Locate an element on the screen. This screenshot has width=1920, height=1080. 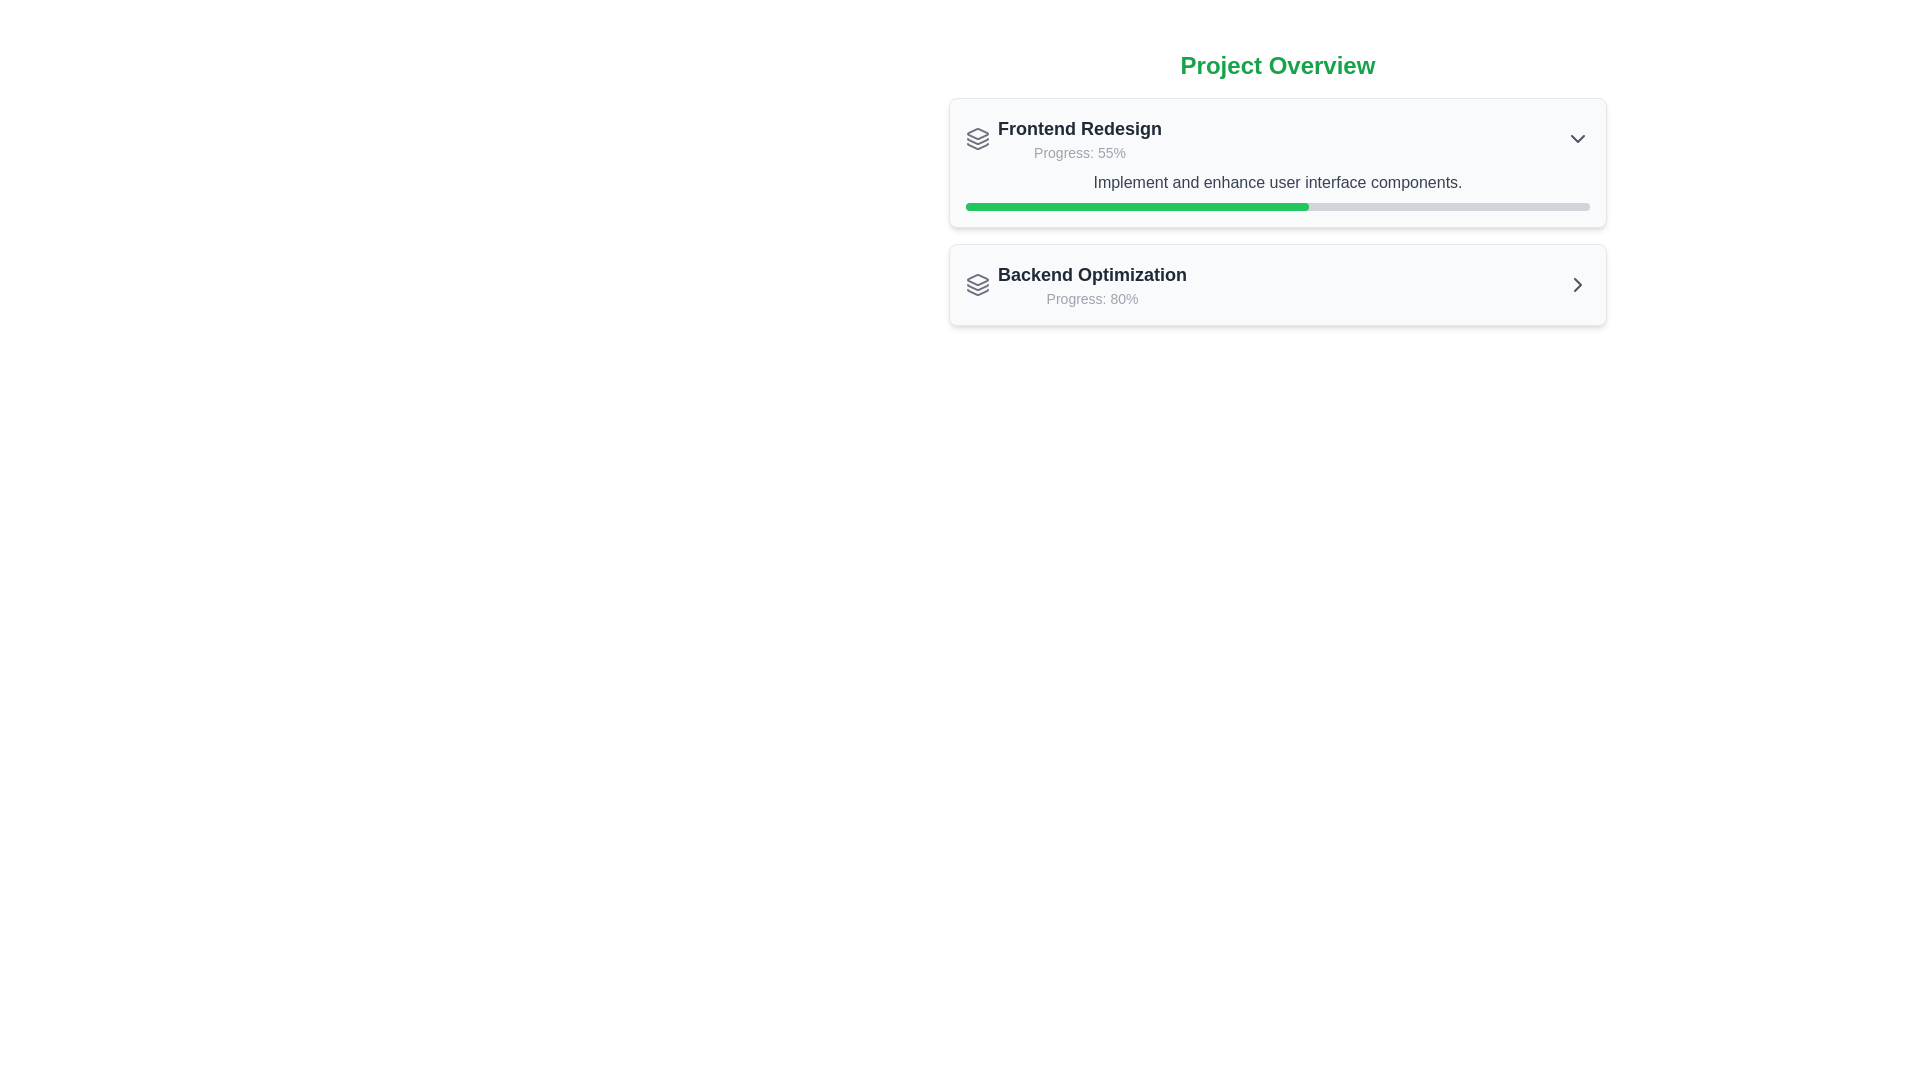
text label that serves as the title for the project entry located at the top of the project overview section is located at coordinates (1079, 128).